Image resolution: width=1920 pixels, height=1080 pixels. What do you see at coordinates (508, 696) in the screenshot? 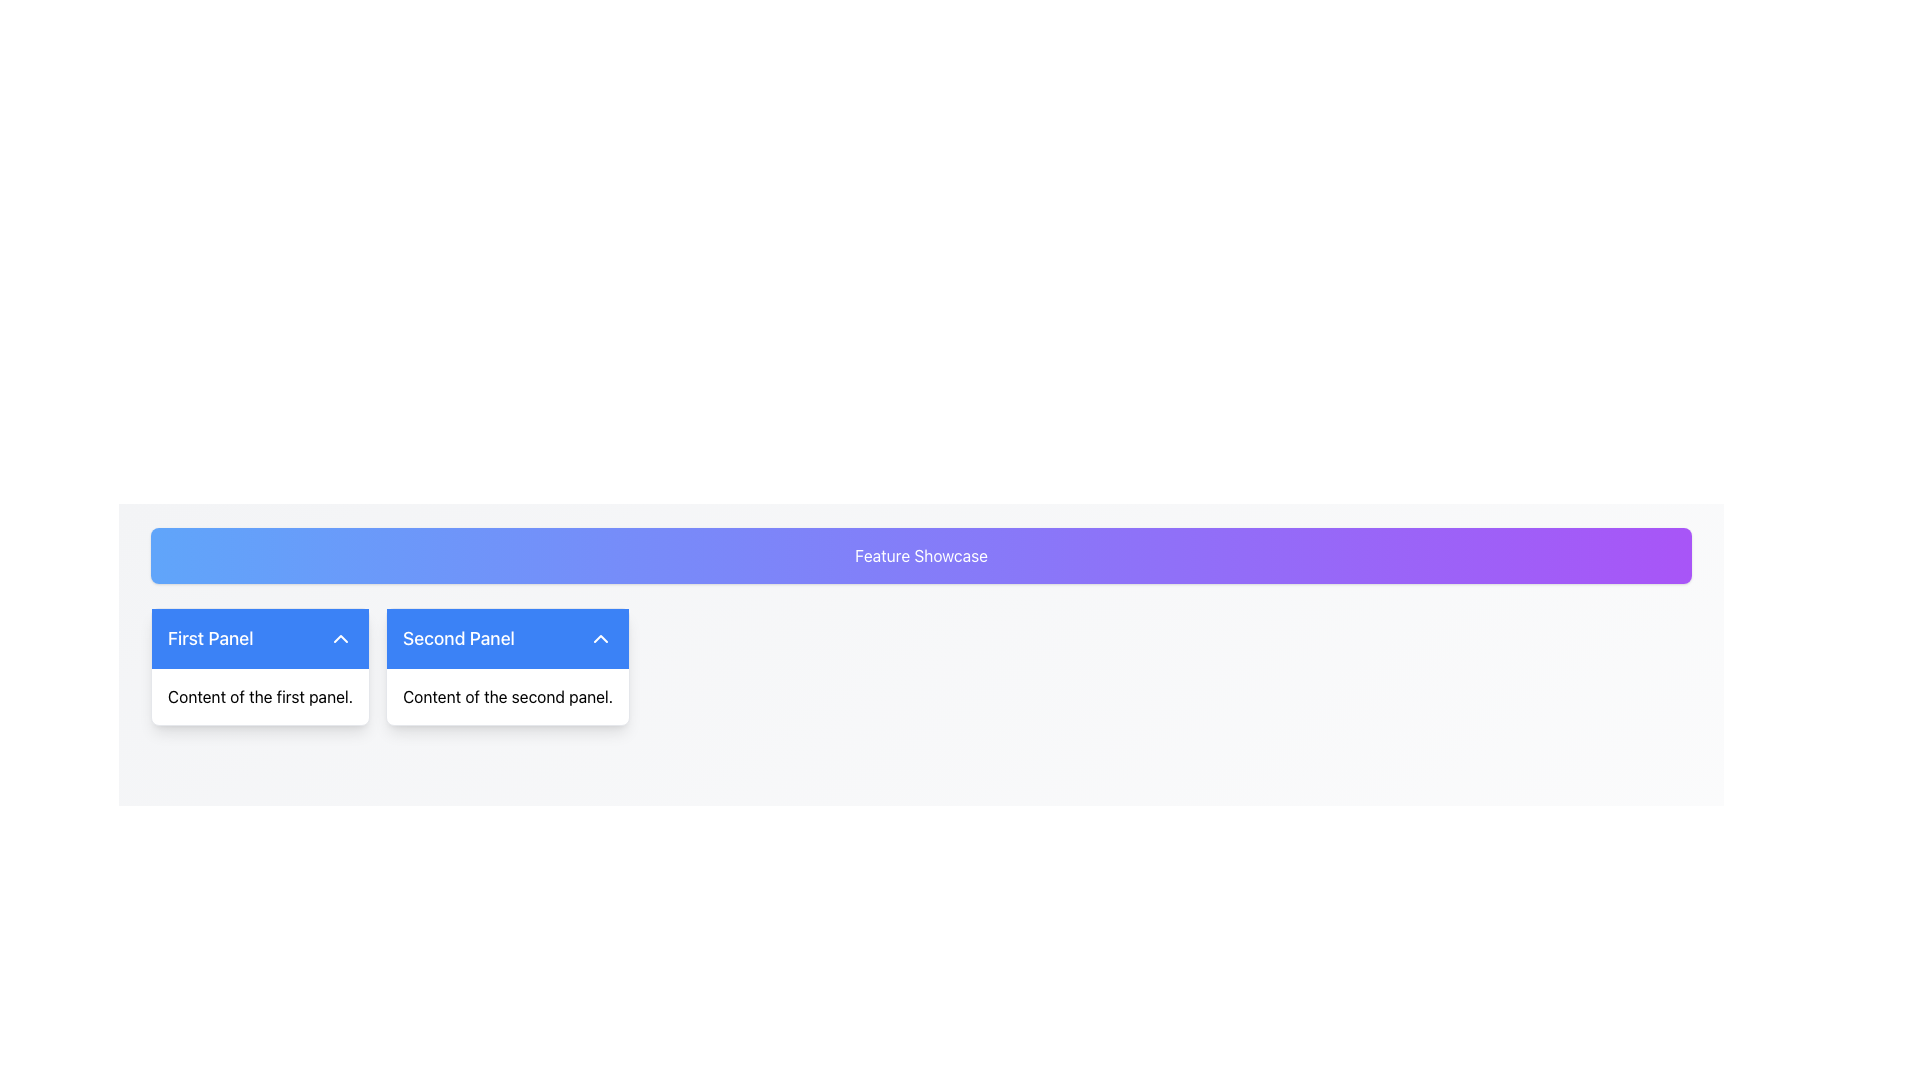
I see `descriptive text content located in the lower half of the 'Second Panel' section, positioned centrally between the 'First Panel' and a blank space` at bounding box center [508, 696].